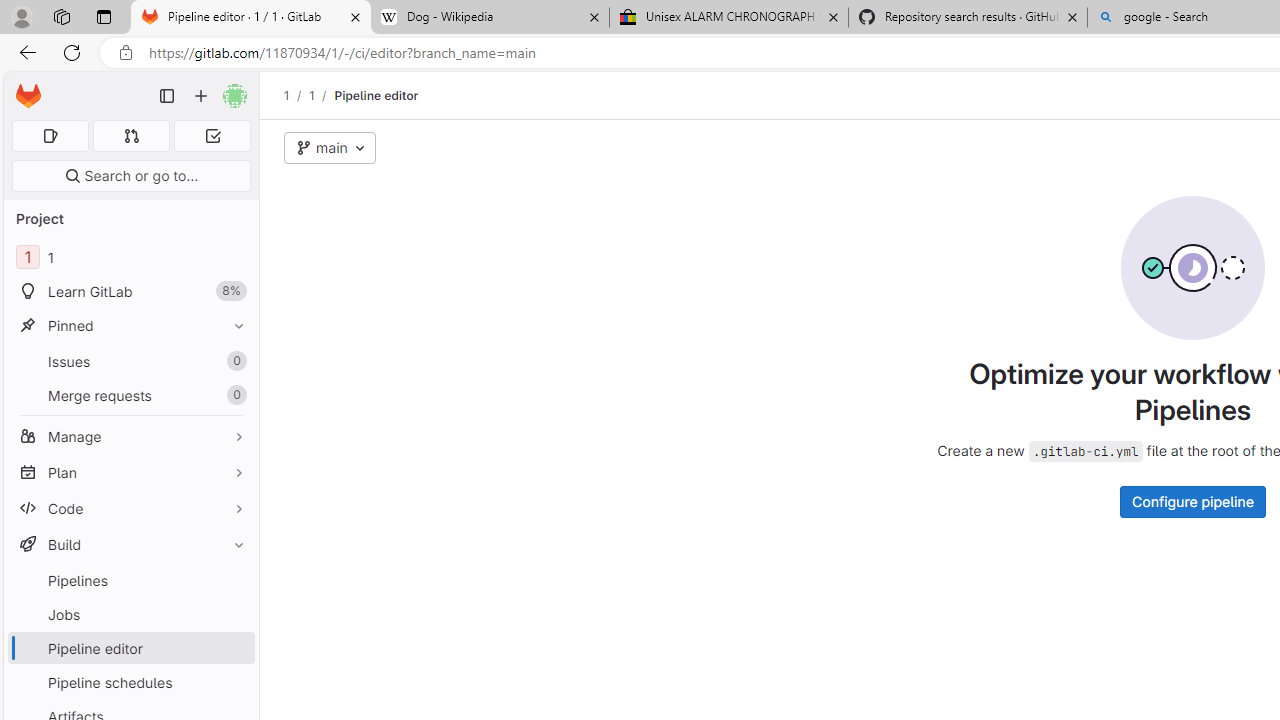 The image size is (1280, 720). Describe the element at coordinates (130, 613) in the screenshot. I see `'Jobs'` at that location.